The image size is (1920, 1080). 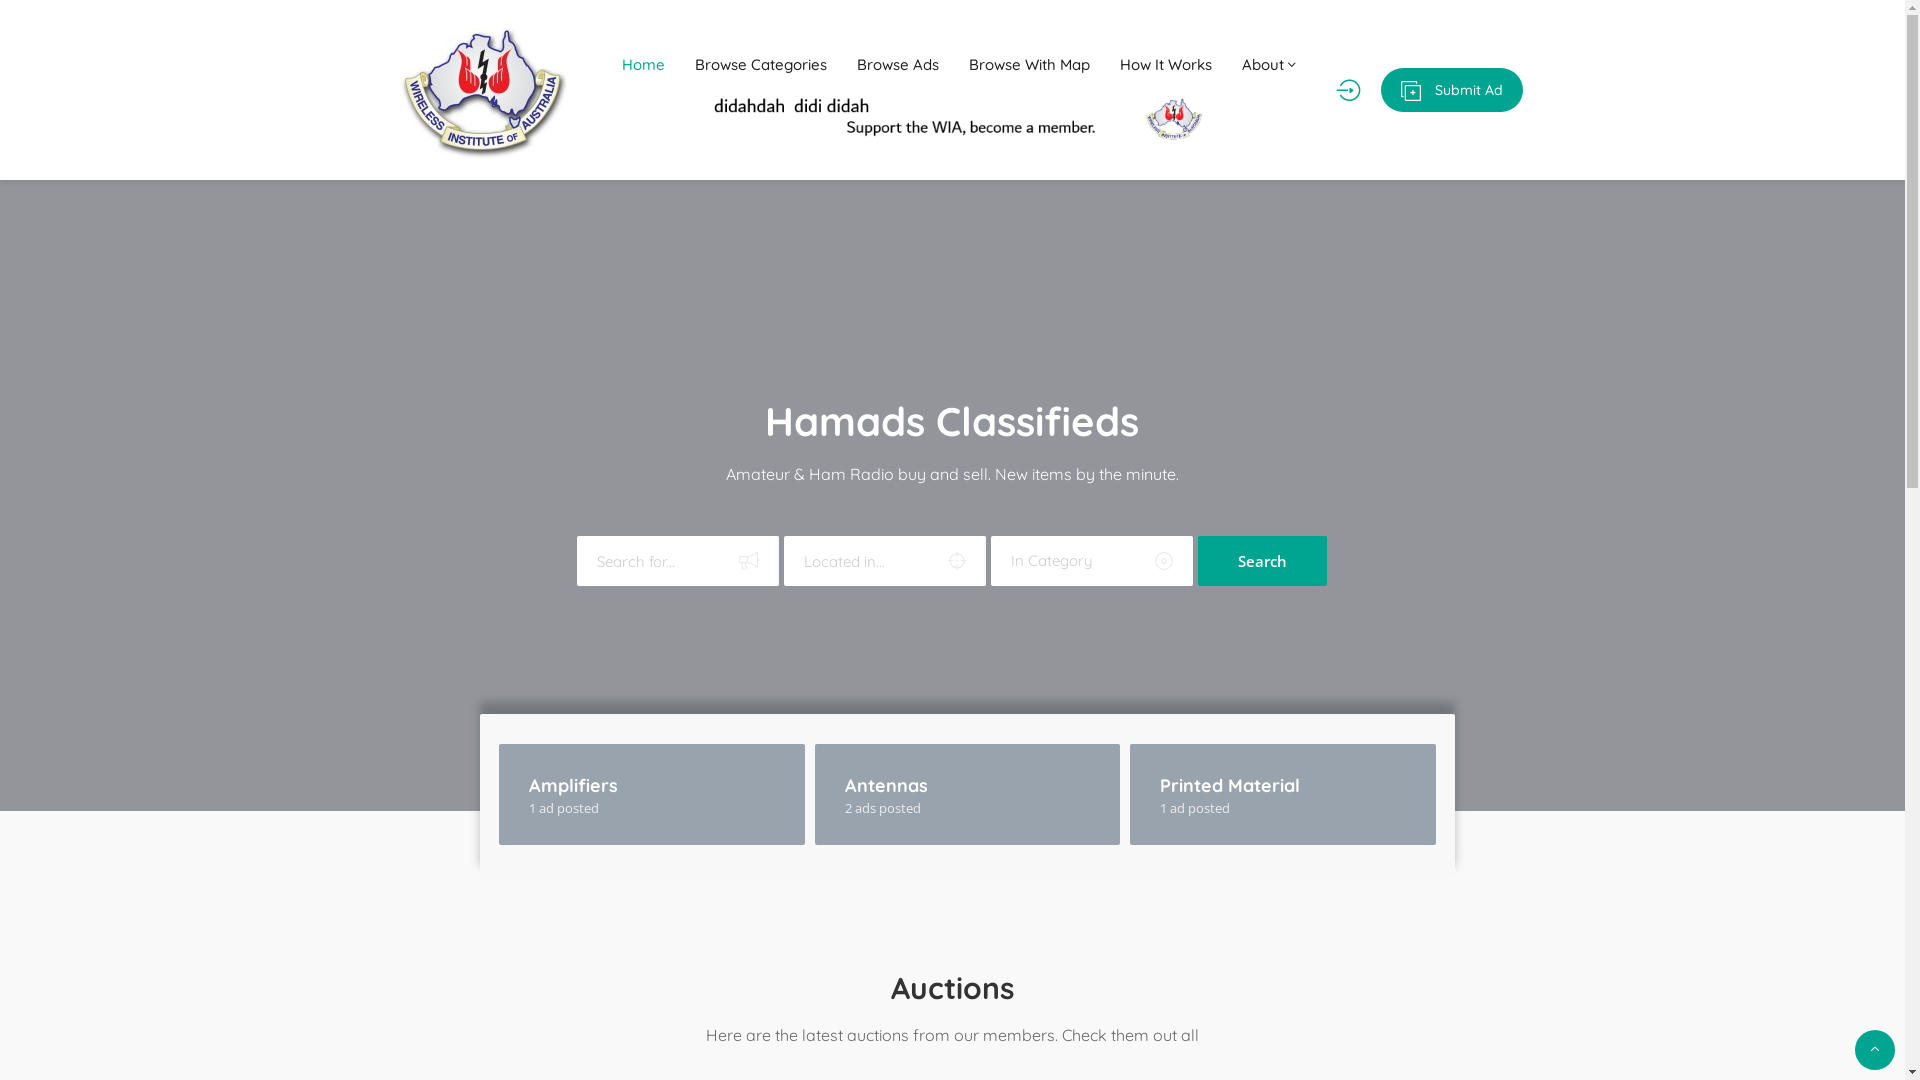 I want to click on 'Home', so click(x=643, y=64).